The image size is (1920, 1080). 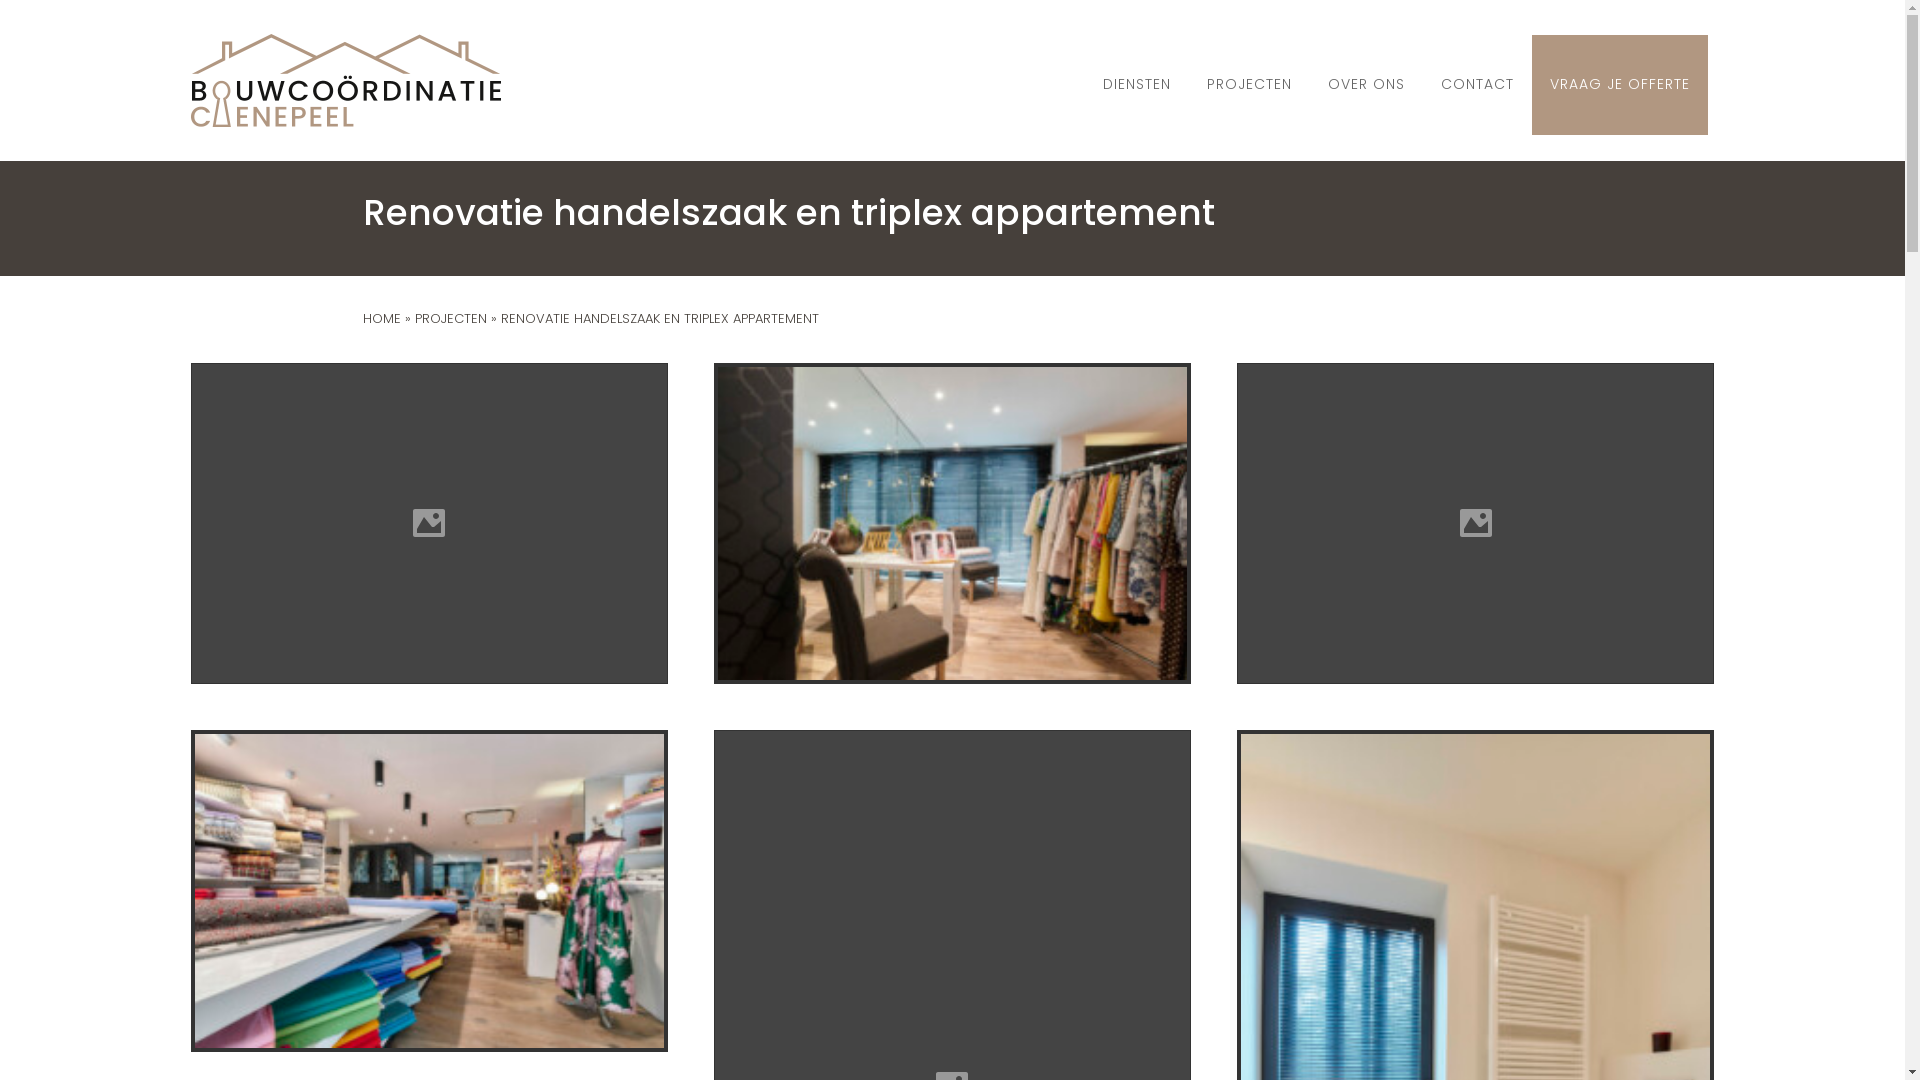 I want to click on 'PROJECTEN', so click(x=1248, y=83).